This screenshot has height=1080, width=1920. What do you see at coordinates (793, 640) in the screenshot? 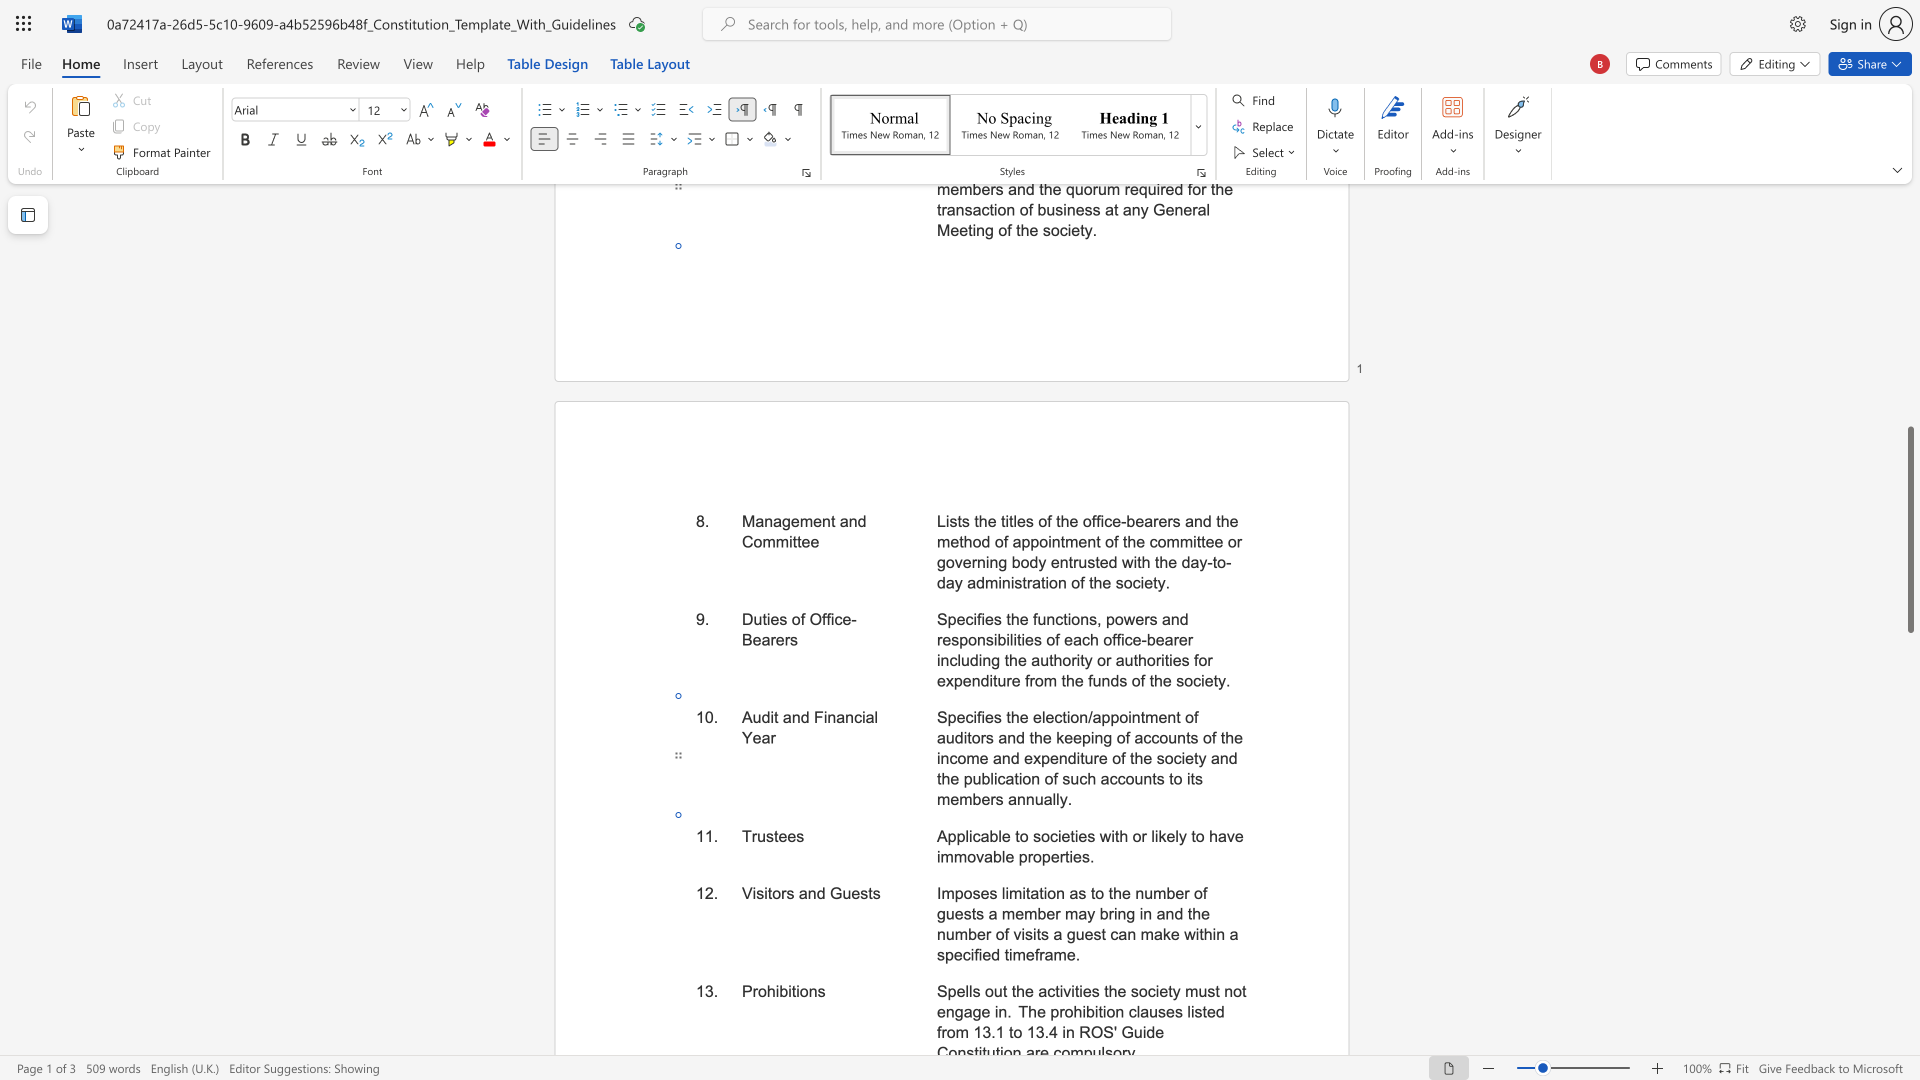
I see `the 2th character "s" in the text` at bounding box center [793, 640].